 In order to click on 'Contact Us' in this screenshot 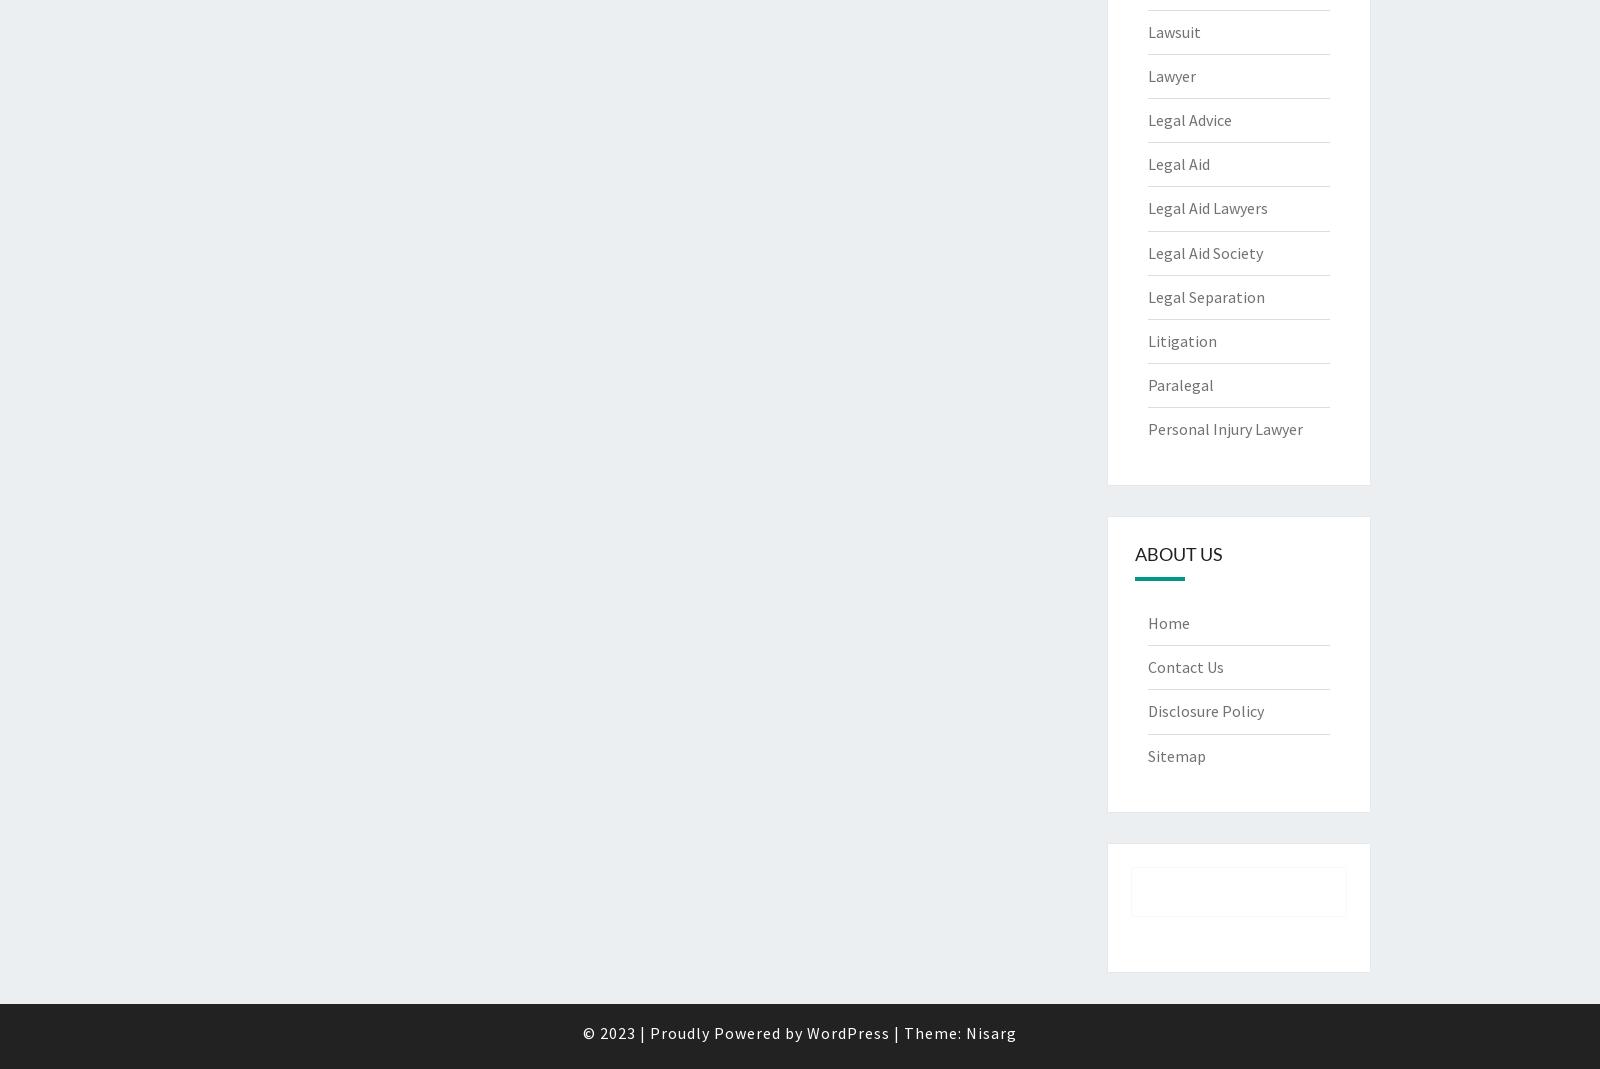, I will do `click(1184, 665)`.